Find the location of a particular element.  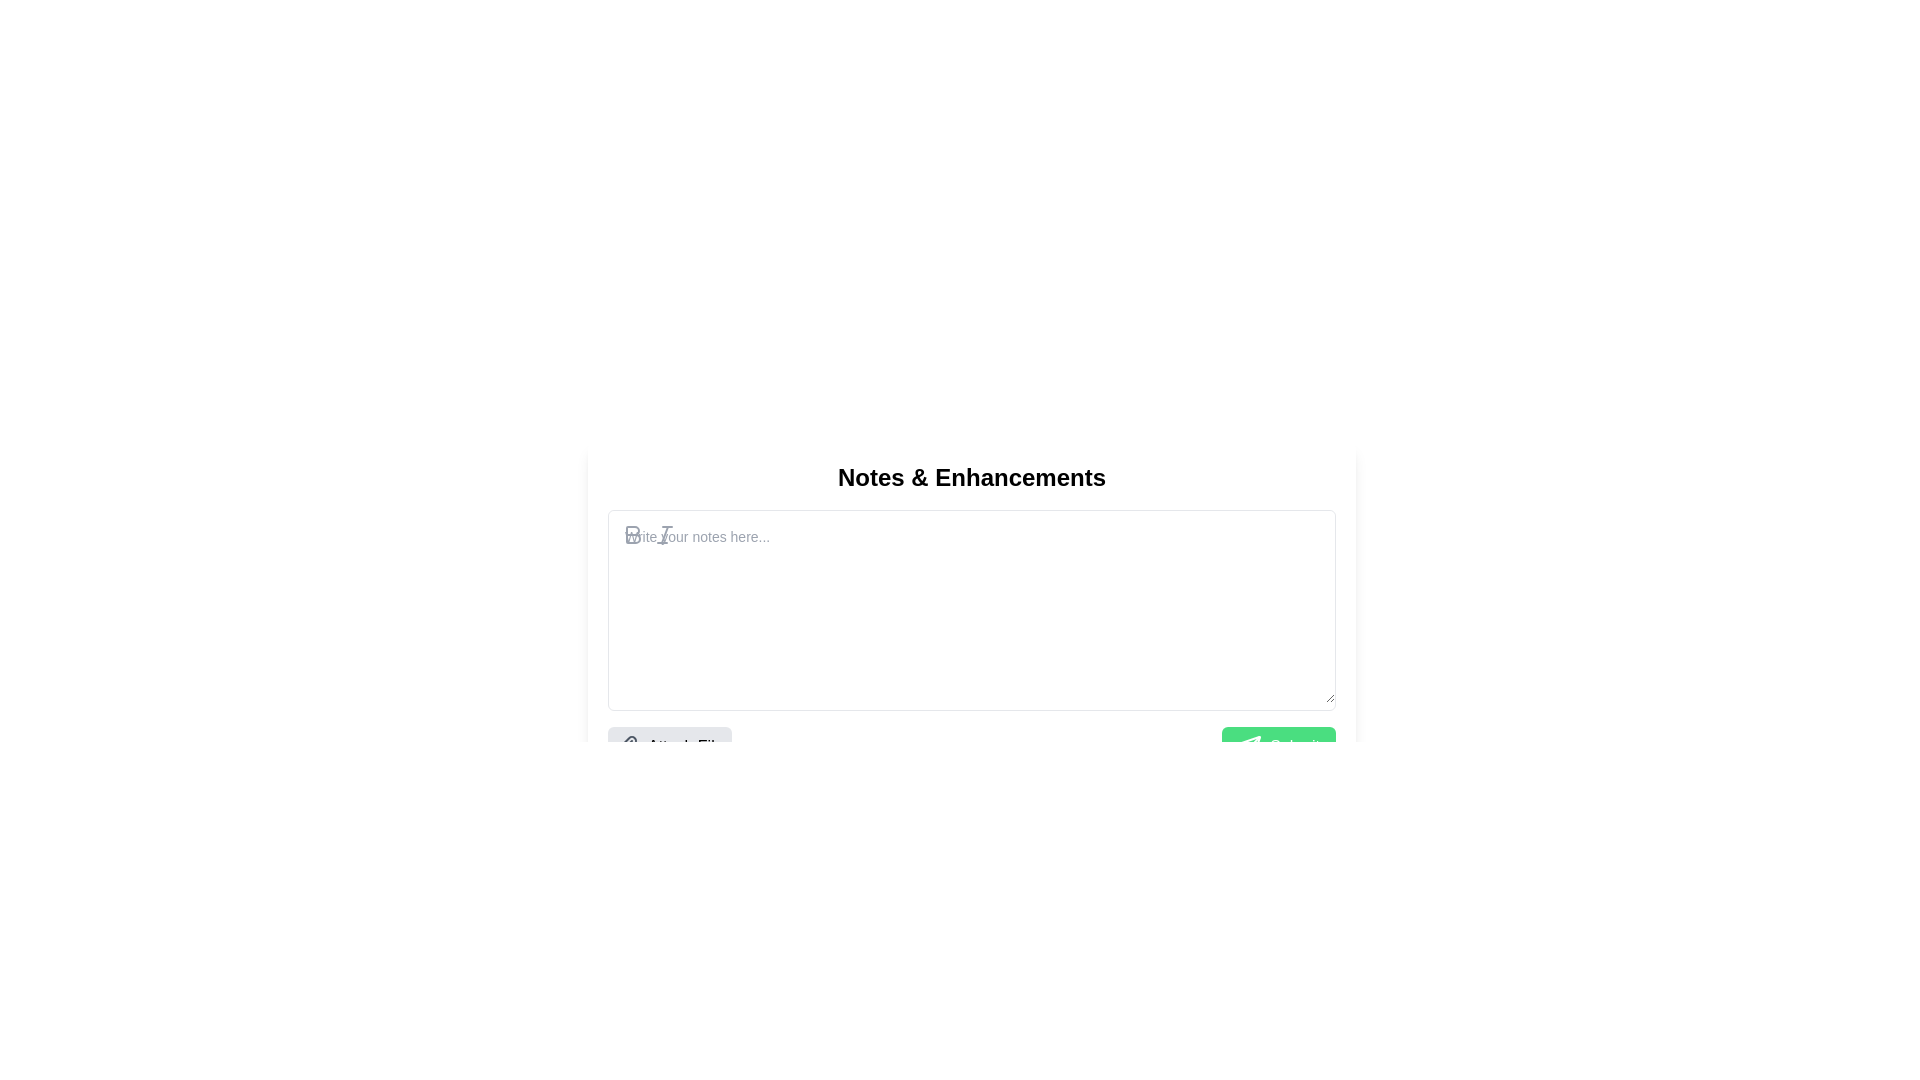

the paperclip-shaped SVG icon located to the left of the 'Attach File' text within a gray rectangular button is located at coordinates (627, 747).